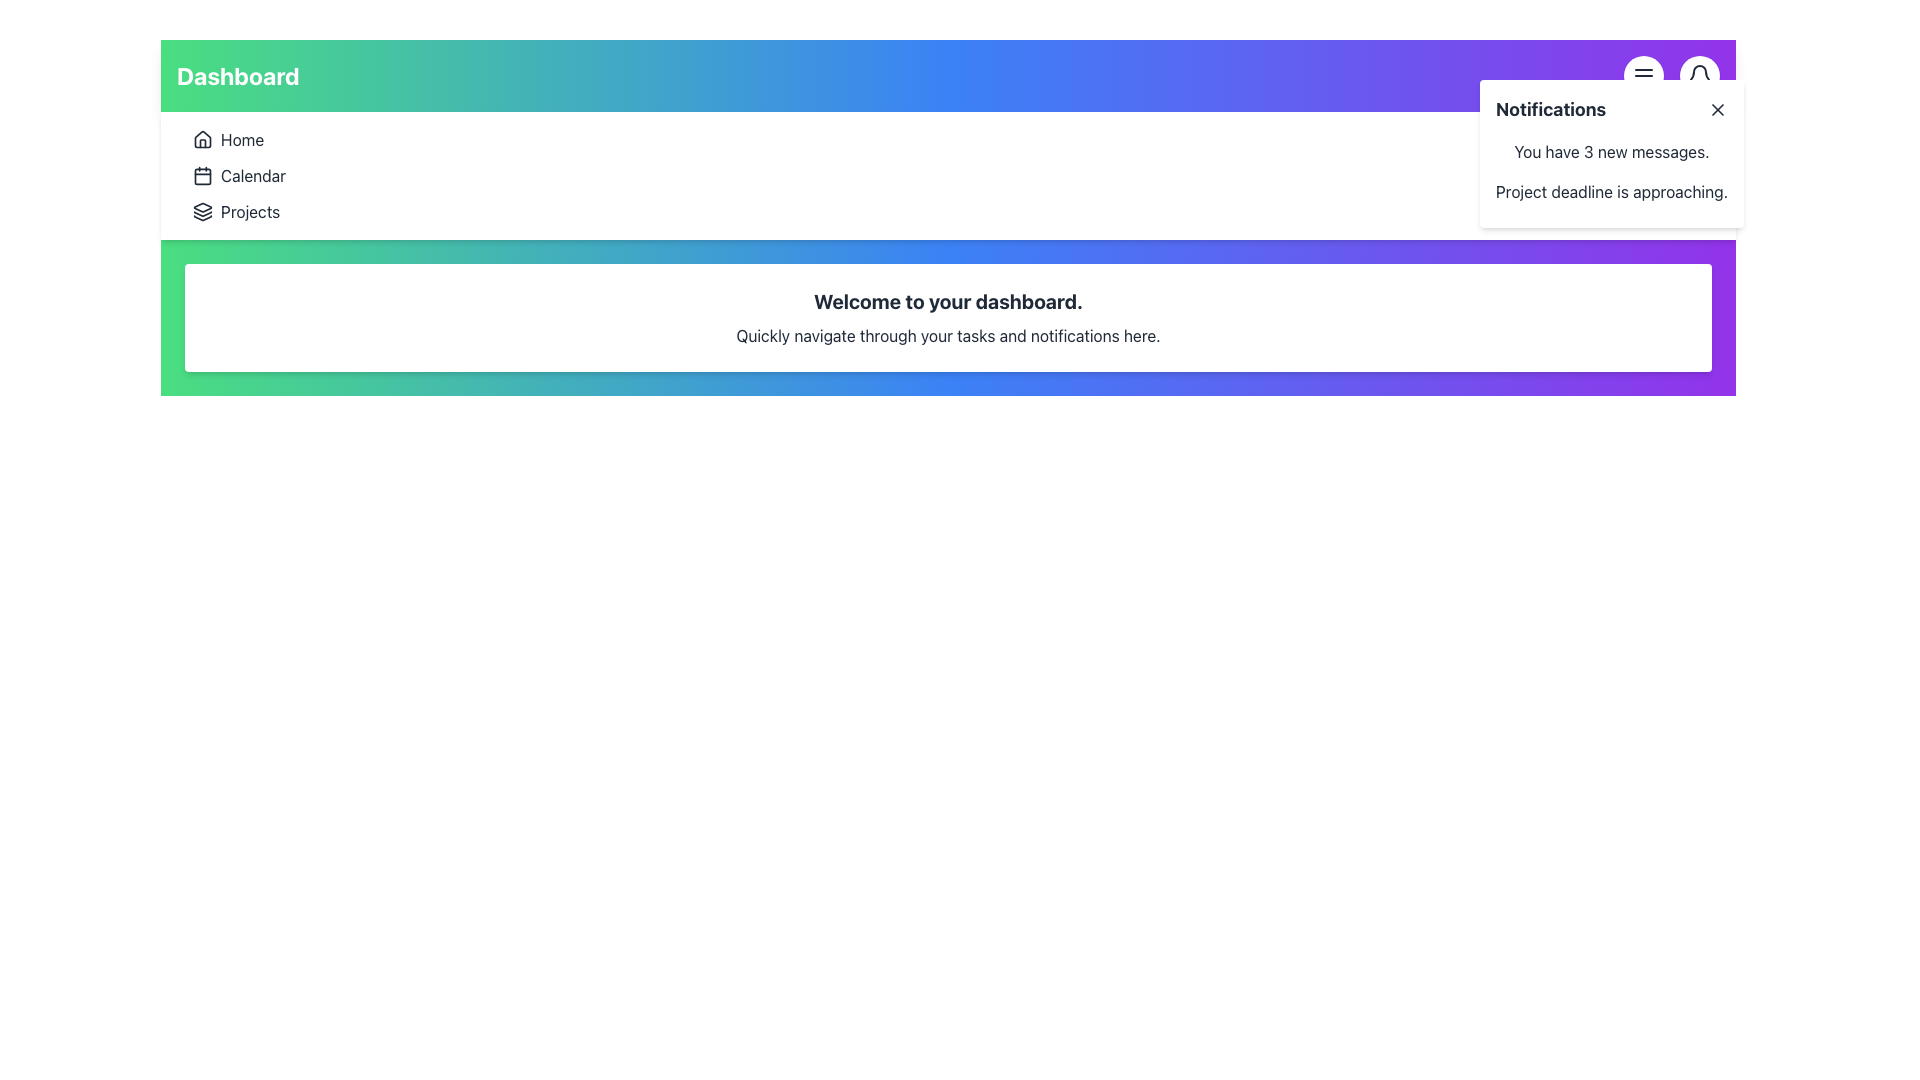 The height and width of the screenshot is (1080, 1920). Describe the element at coordinates (1612, 150) in the screenshot. I see `the text label that indicates 3 unread messages within the 'Notifications' box` at that location.